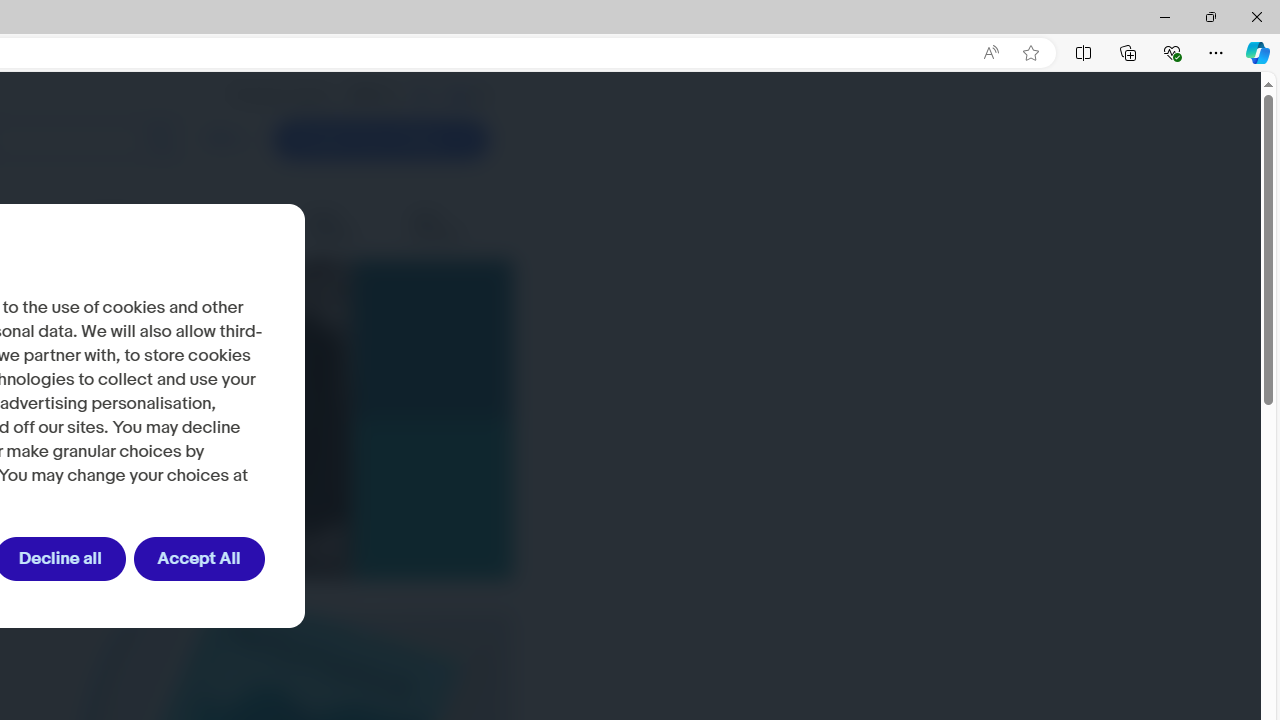 The width and height of the screenshot is (1280, 720). I want to click on 'Collections', so click(1128, 51).